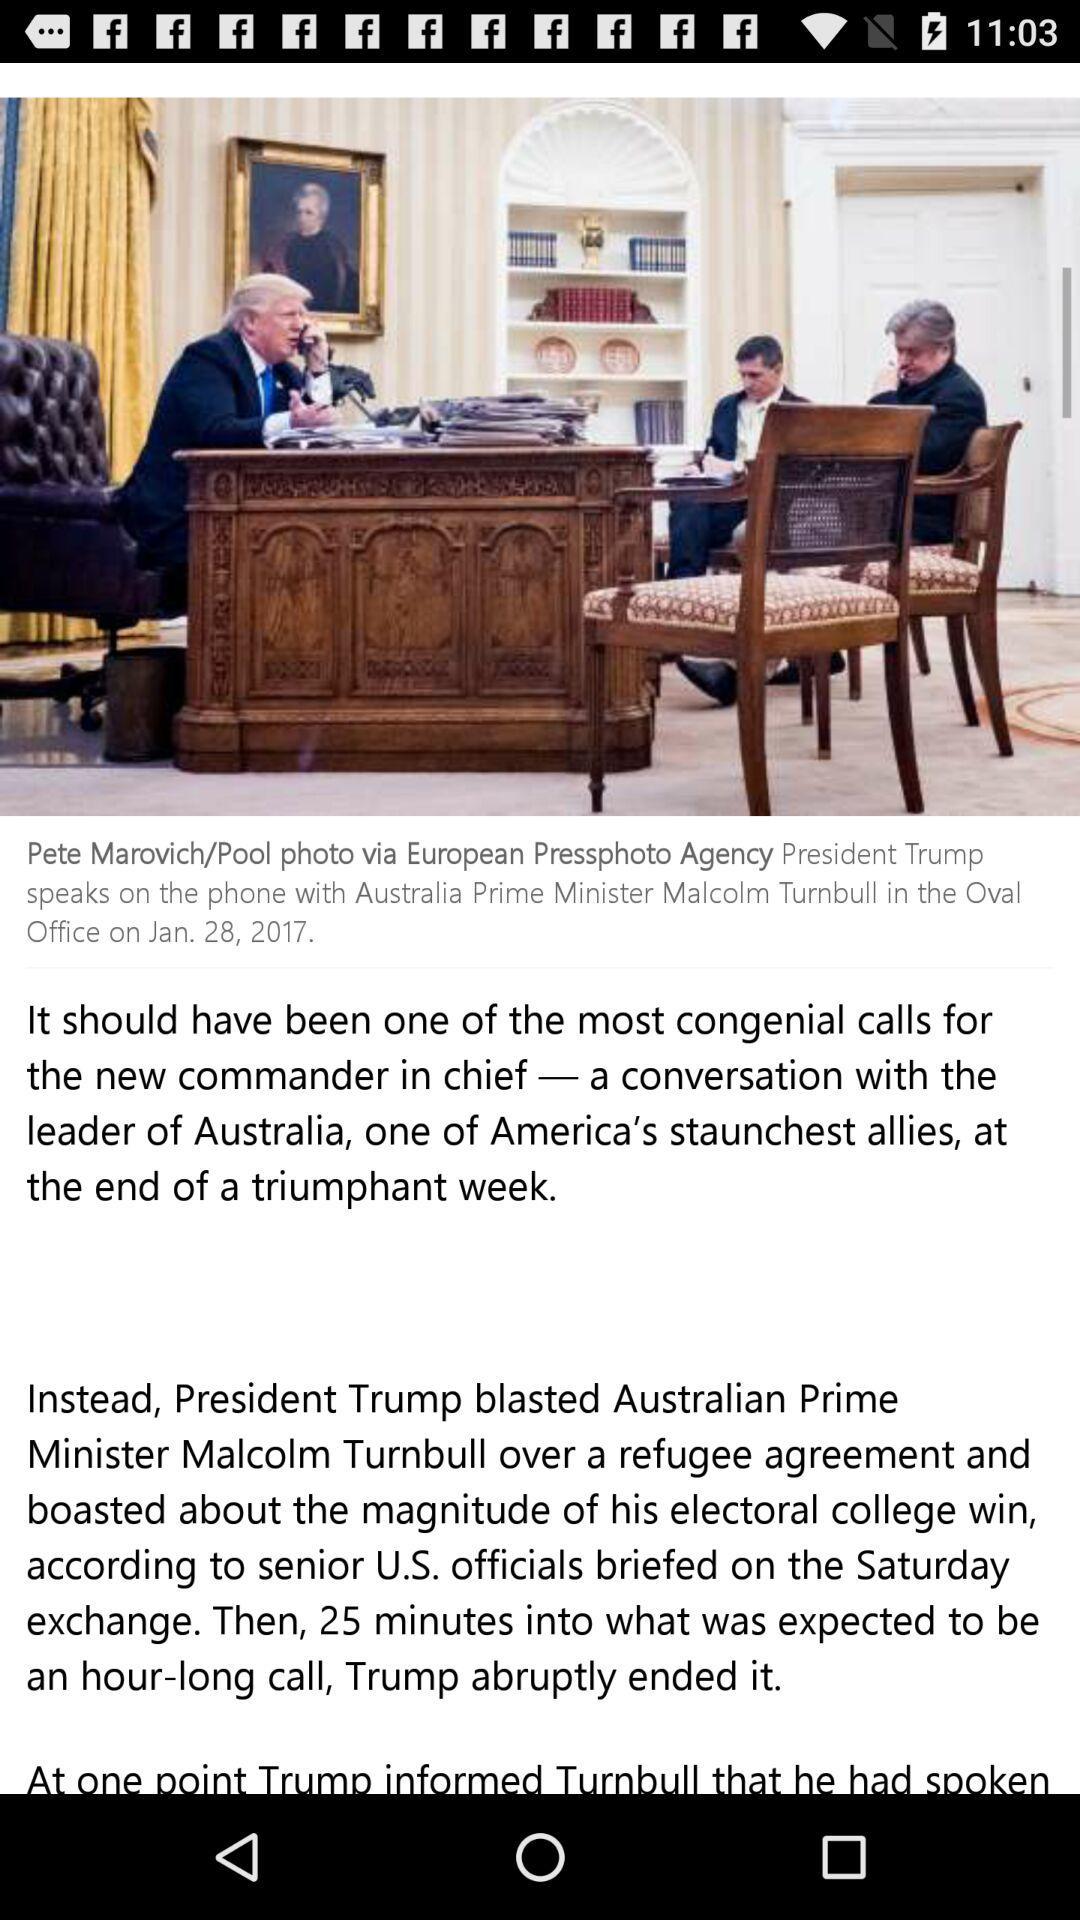 The width and height of the screenshot is (1080, 1920). I want to click on the it should have item, so click(540, 1198).